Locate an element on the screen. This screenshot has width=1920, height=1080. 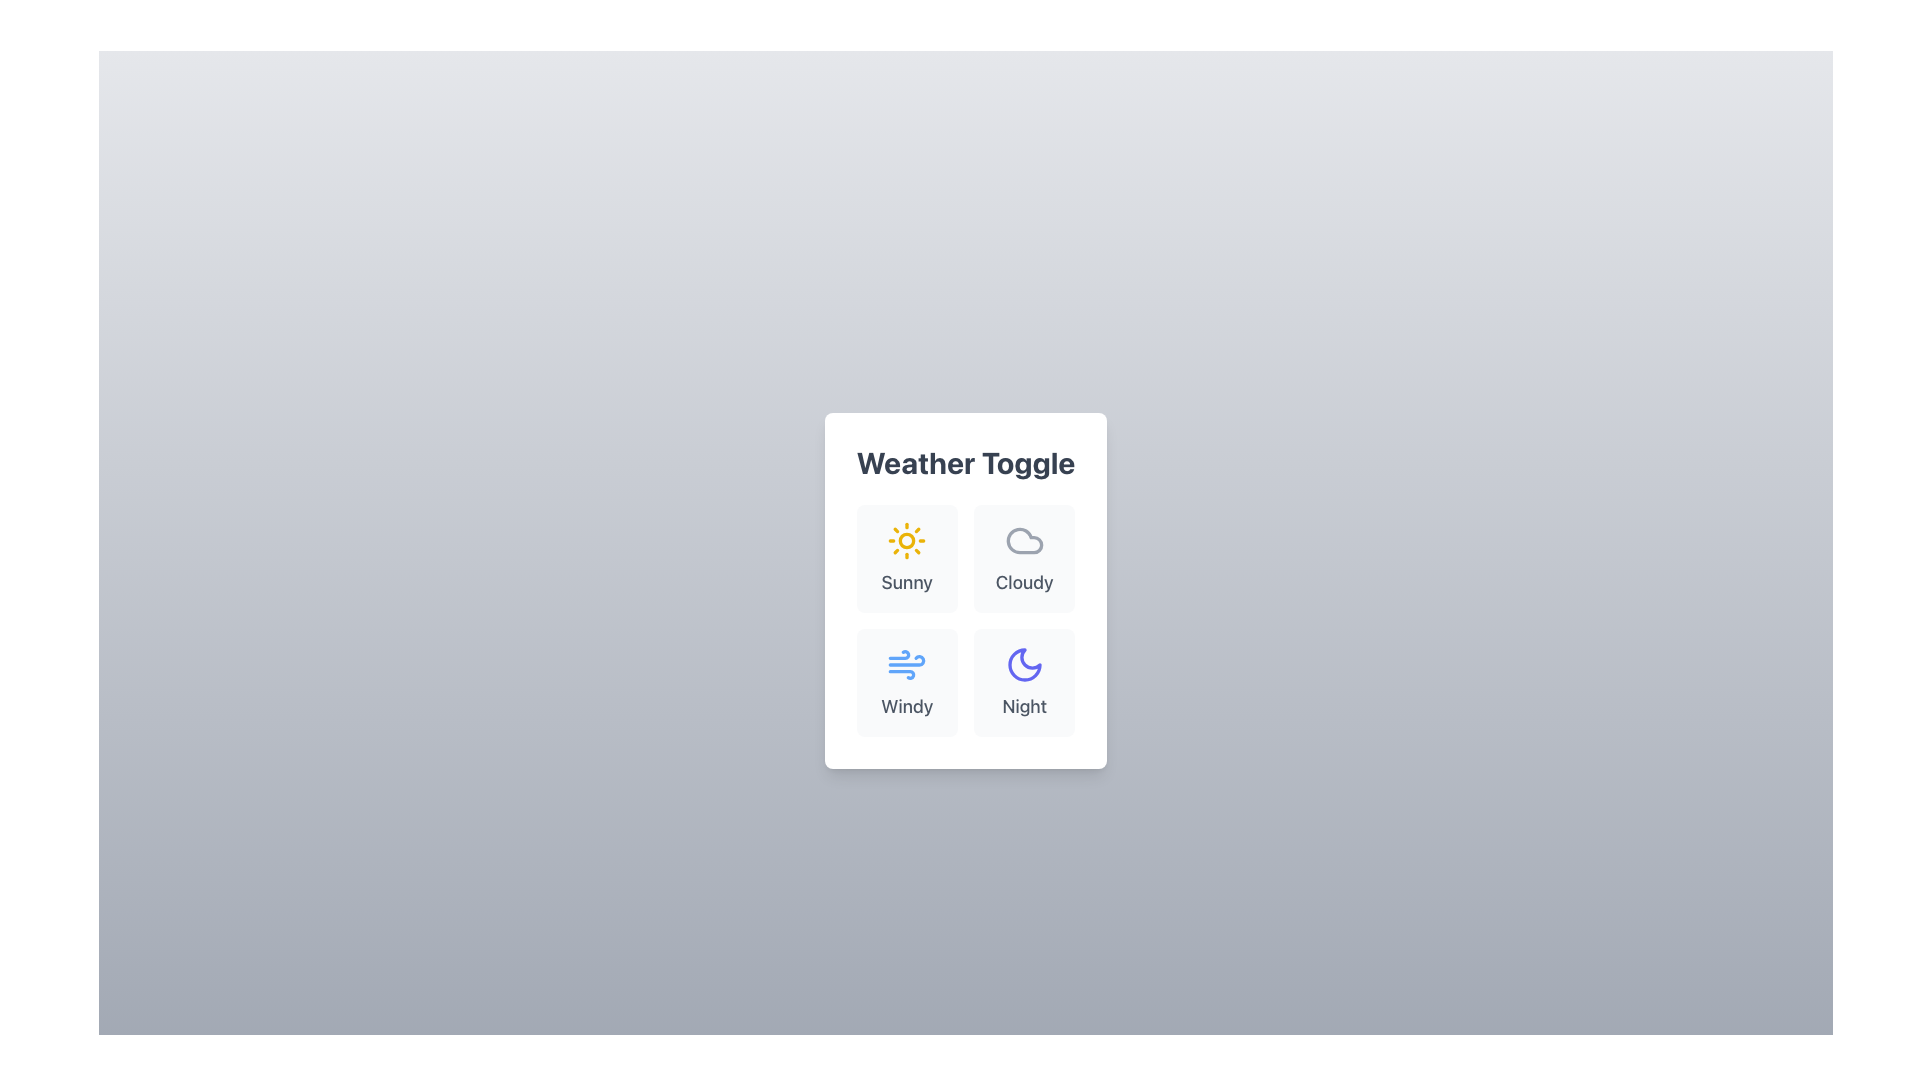
the text label reading 'Cloudy', which is styled in gray and located beneath a cloud icon in the Weather Toggle card UI is located at coordinates (1024, 582).